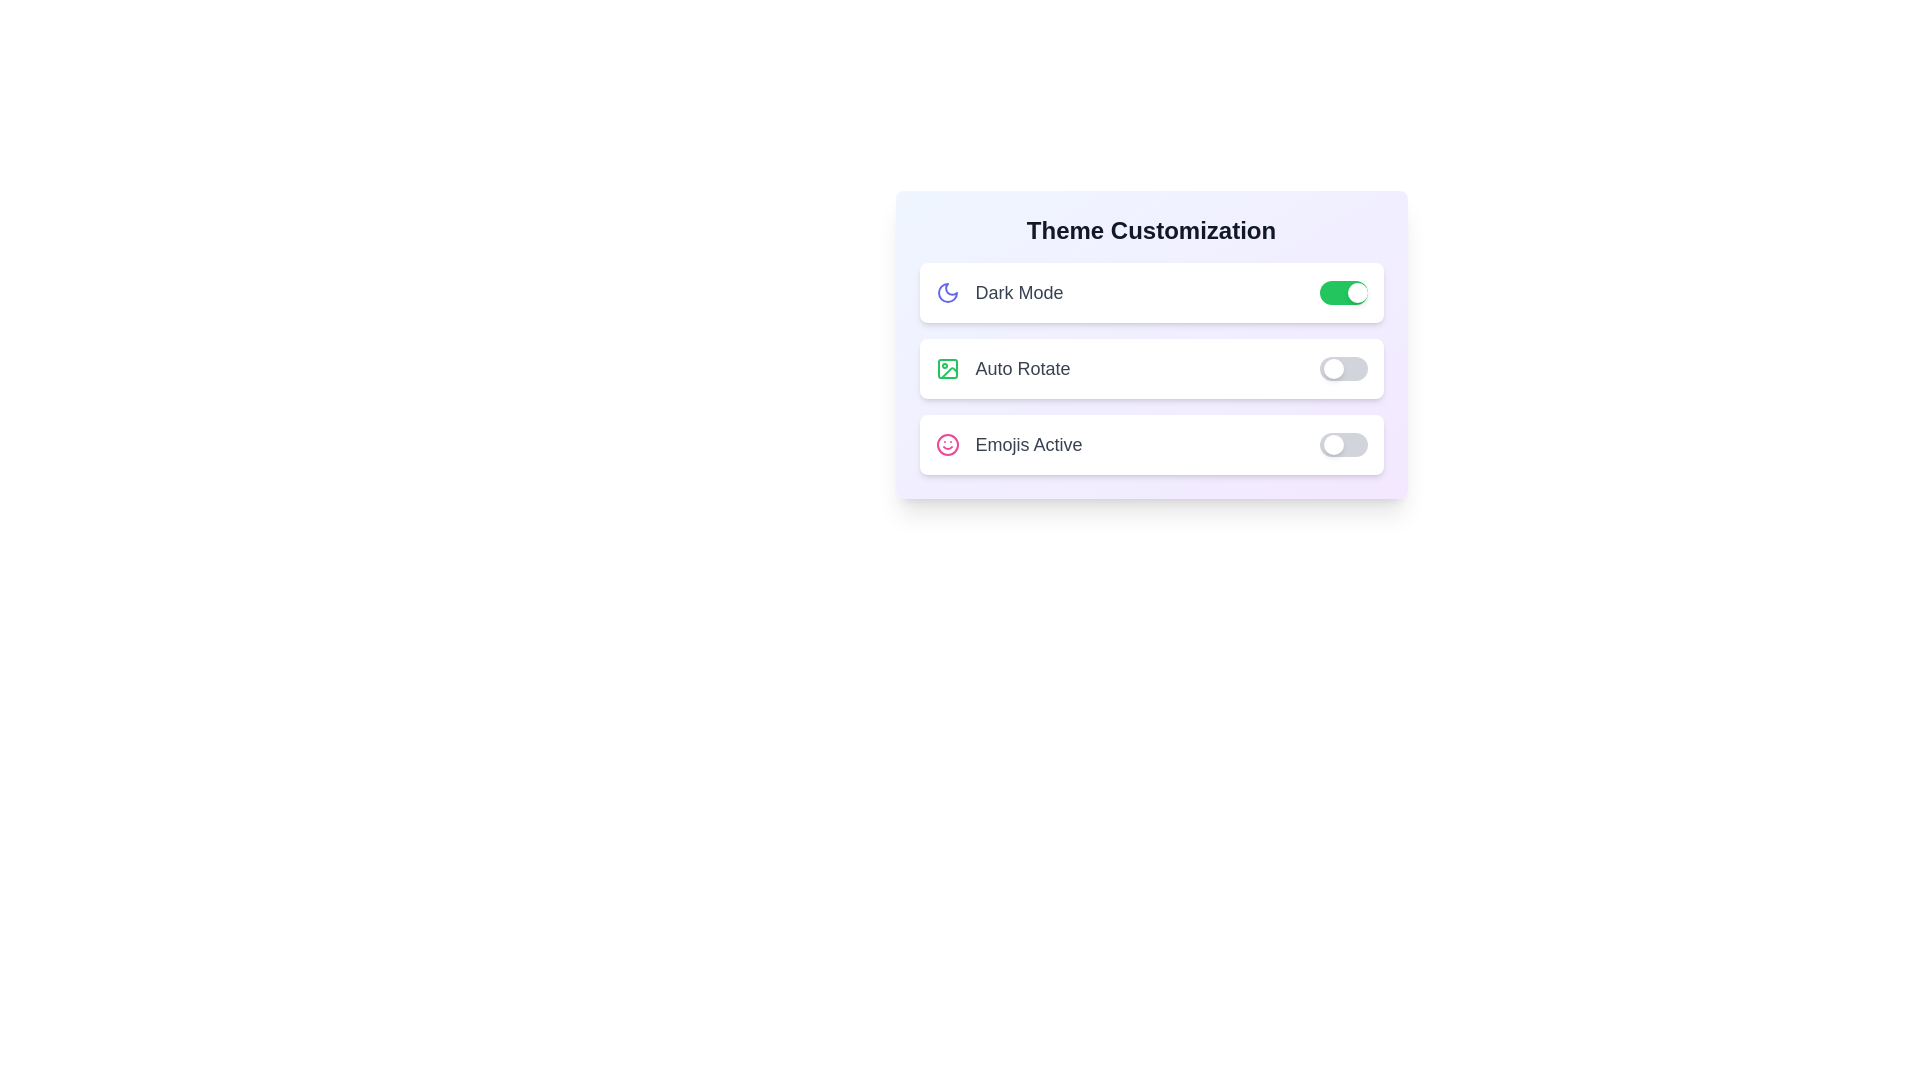  What do you see at coordinates (946, 369) in the screenshot?
I see `the small icon representing an image with a green stroke, located in the 'Auto Rotate' row of the 'Theme Customization' section, preceding the label 'Auto Rotate'` at bounding box center [946, 369].